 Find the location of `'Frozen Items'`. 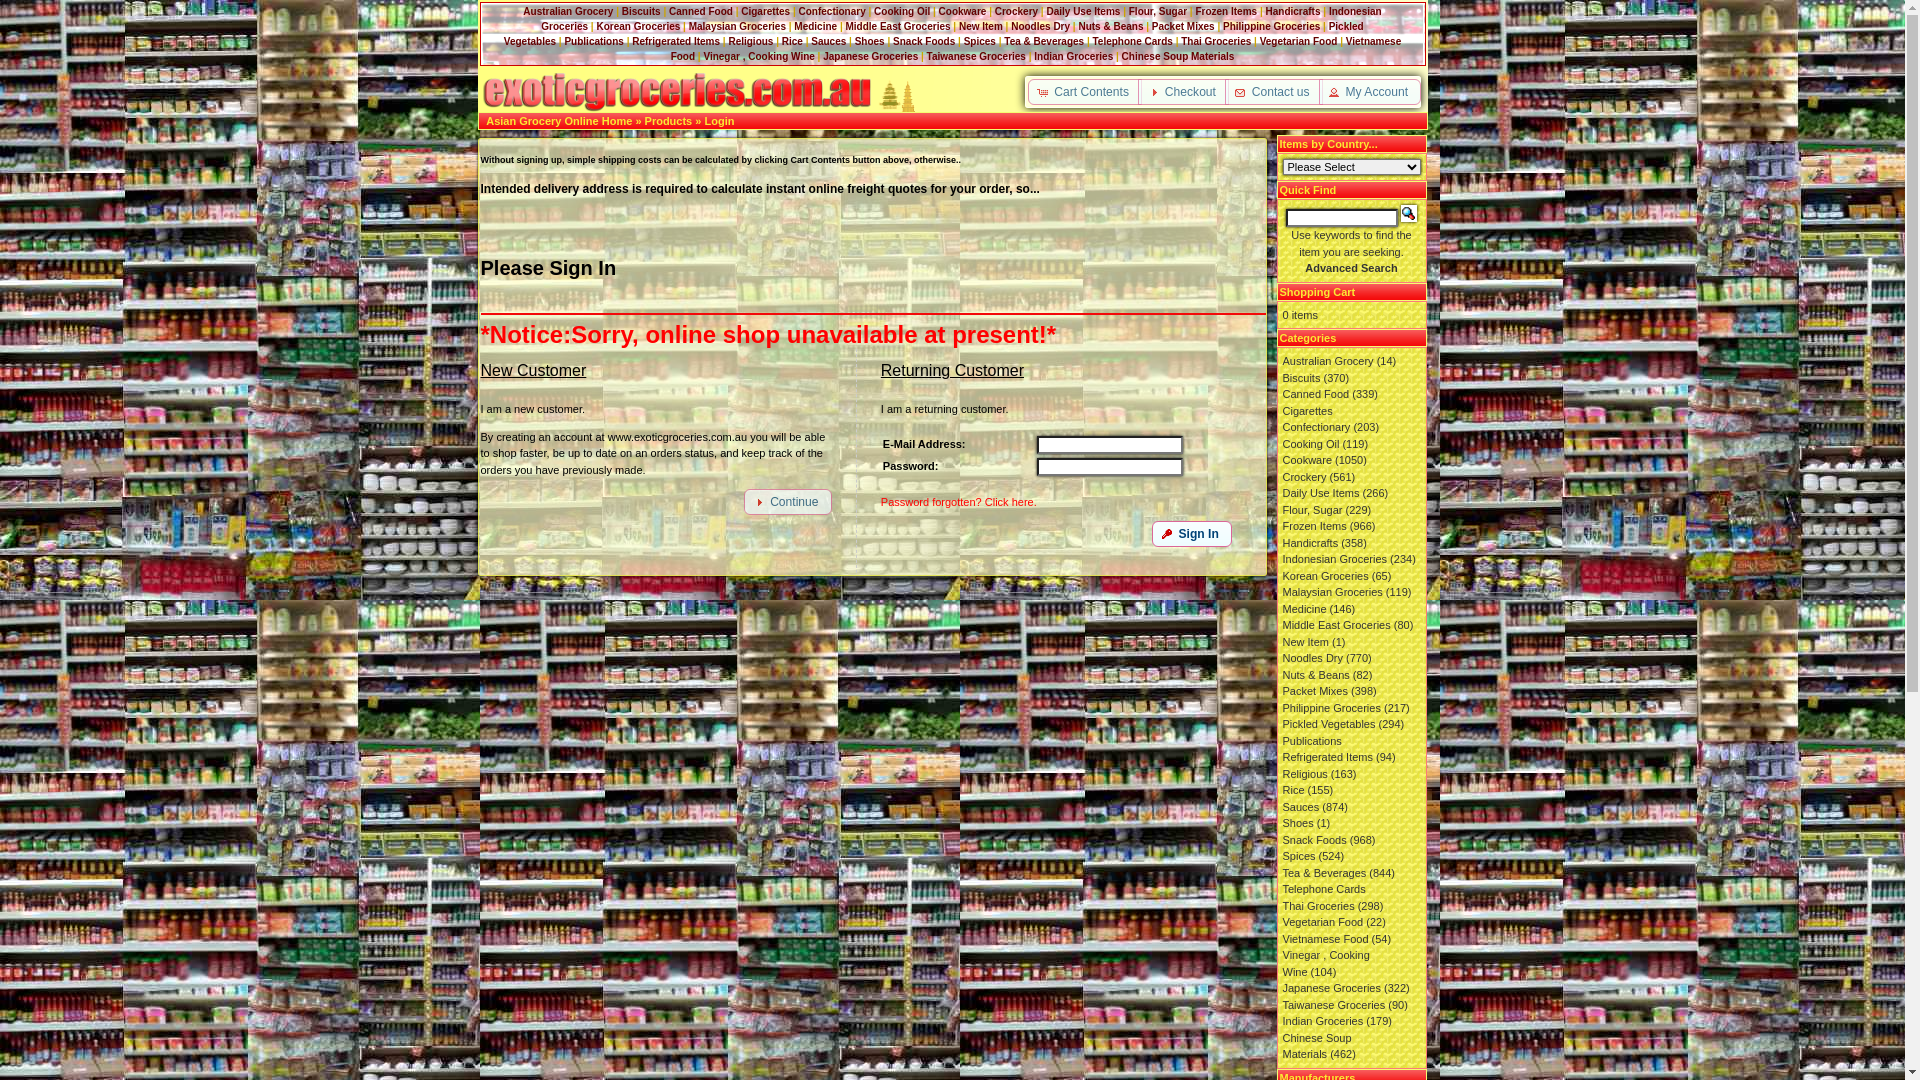

'Frozen Items' is located at coordinates (1224, 11).